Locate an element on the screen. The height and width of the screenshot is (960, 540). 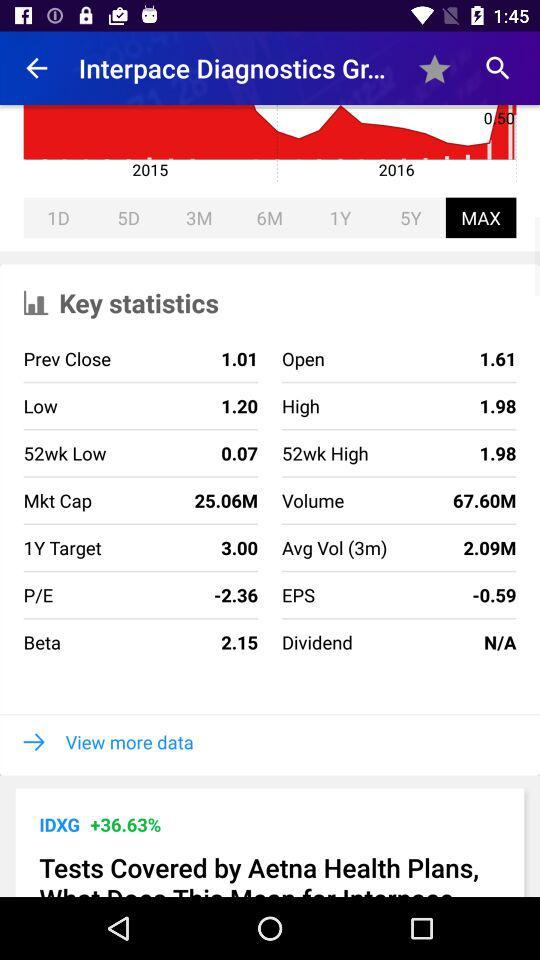
the item next to interpace diagnostics group is located at coordinates (36, 68).